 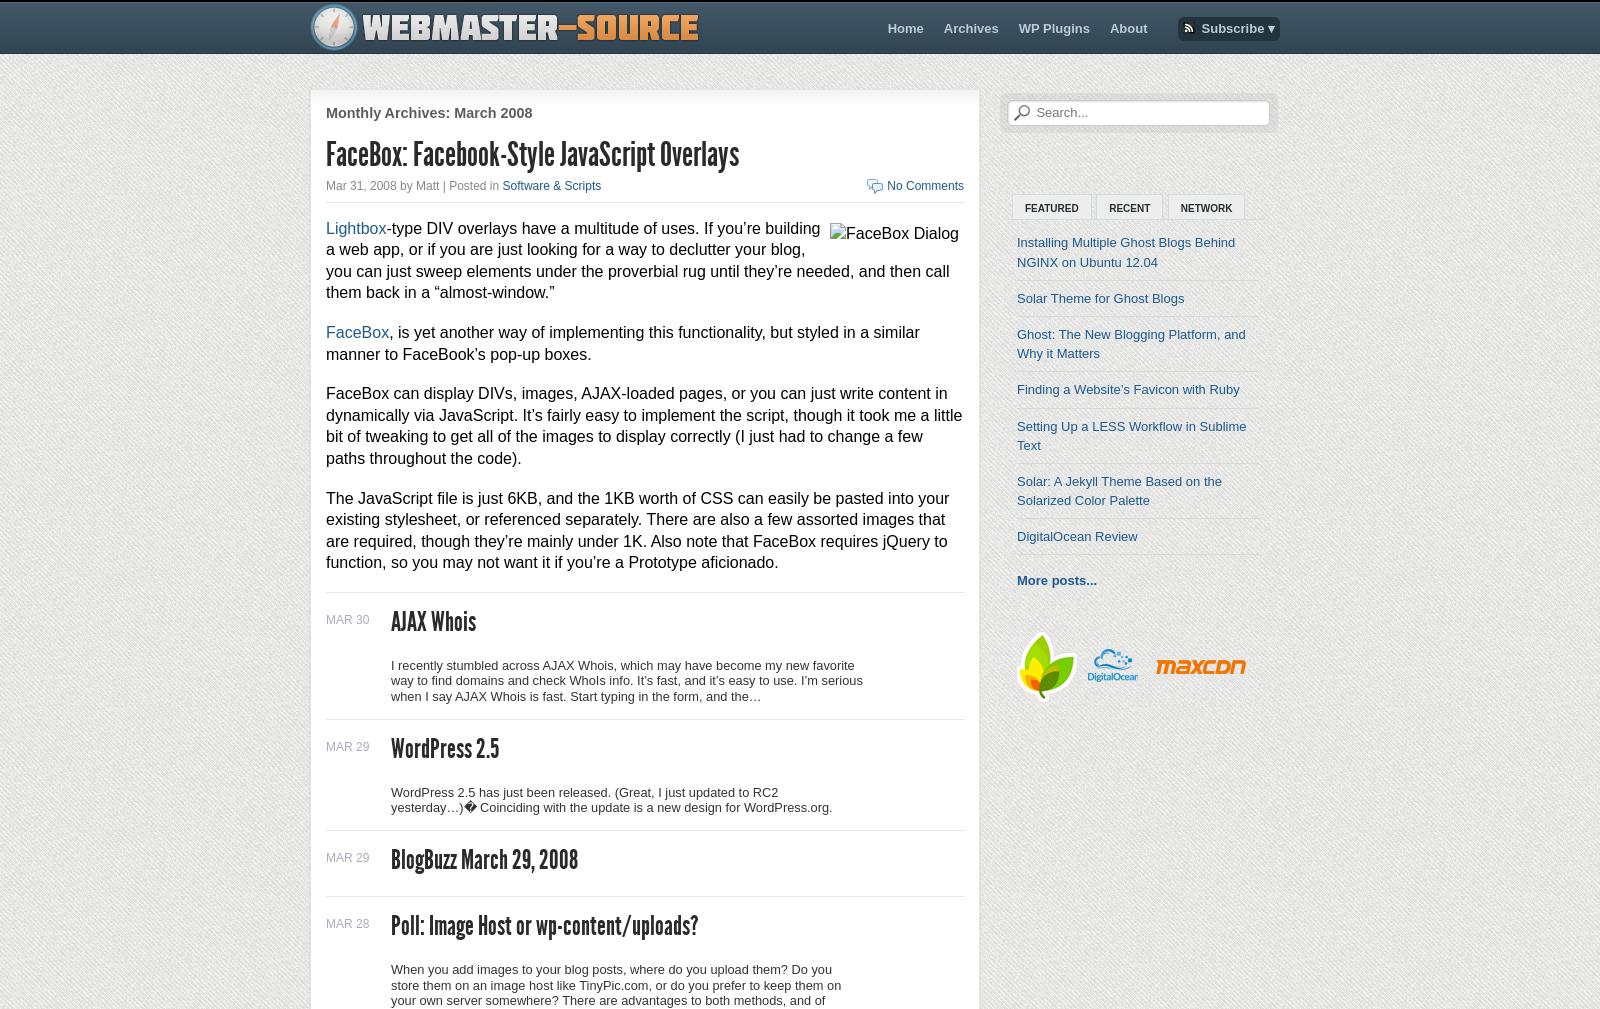 What do you see at coordinates (389, 112) in the screenshot?
I see `'Monthly Archives:'` at bounding box center [389, 112].